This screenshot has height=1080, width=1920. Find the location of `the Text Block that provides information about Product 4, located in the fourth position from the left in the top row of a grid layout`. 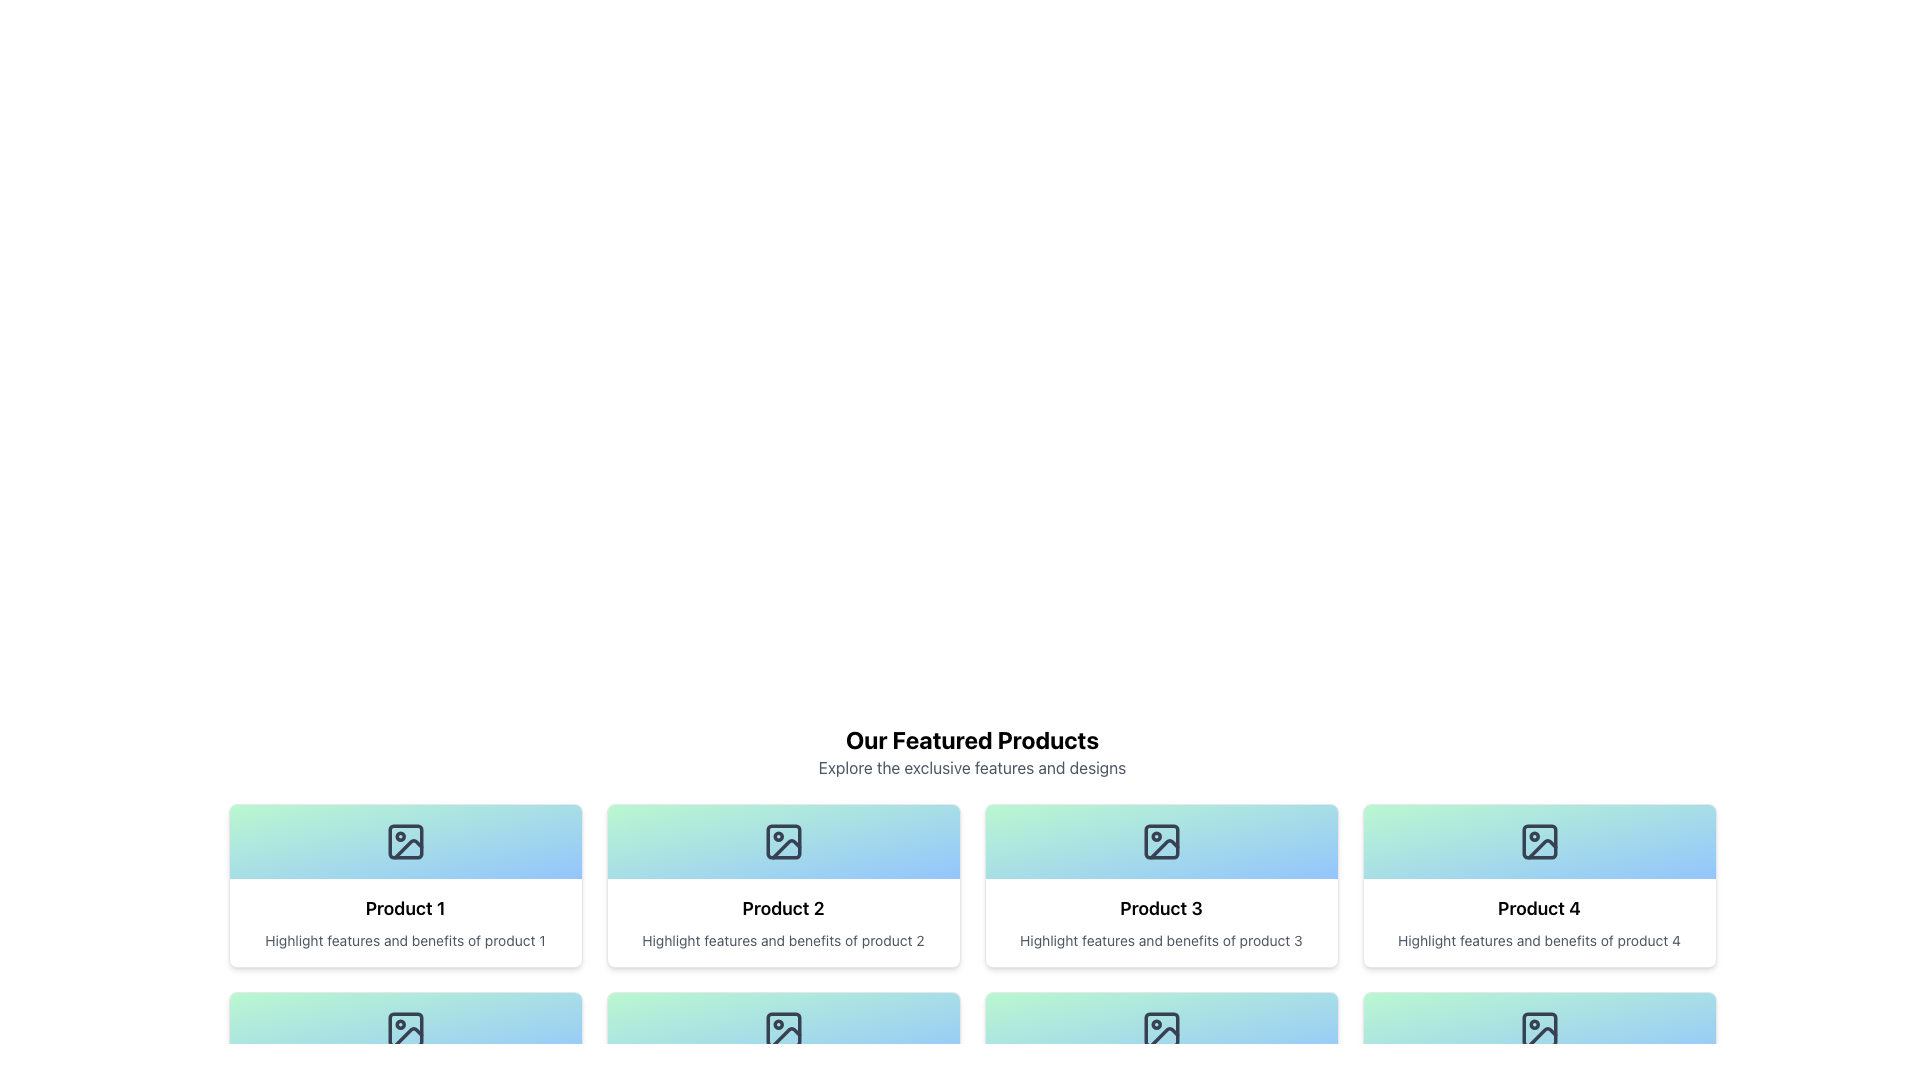

the Text Block that provides information about Product 4, located in the fourth position from the left in the top row of a grid layout is located at coordinates (1538, 922).